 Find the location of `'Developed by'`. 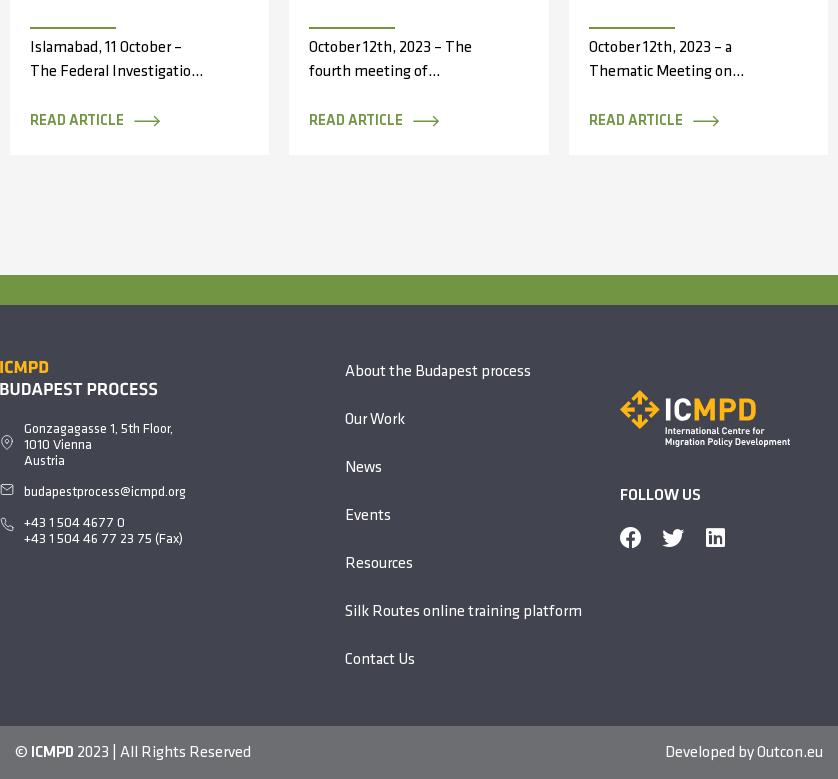

'Developed by' is located at coordinates (664, 750).